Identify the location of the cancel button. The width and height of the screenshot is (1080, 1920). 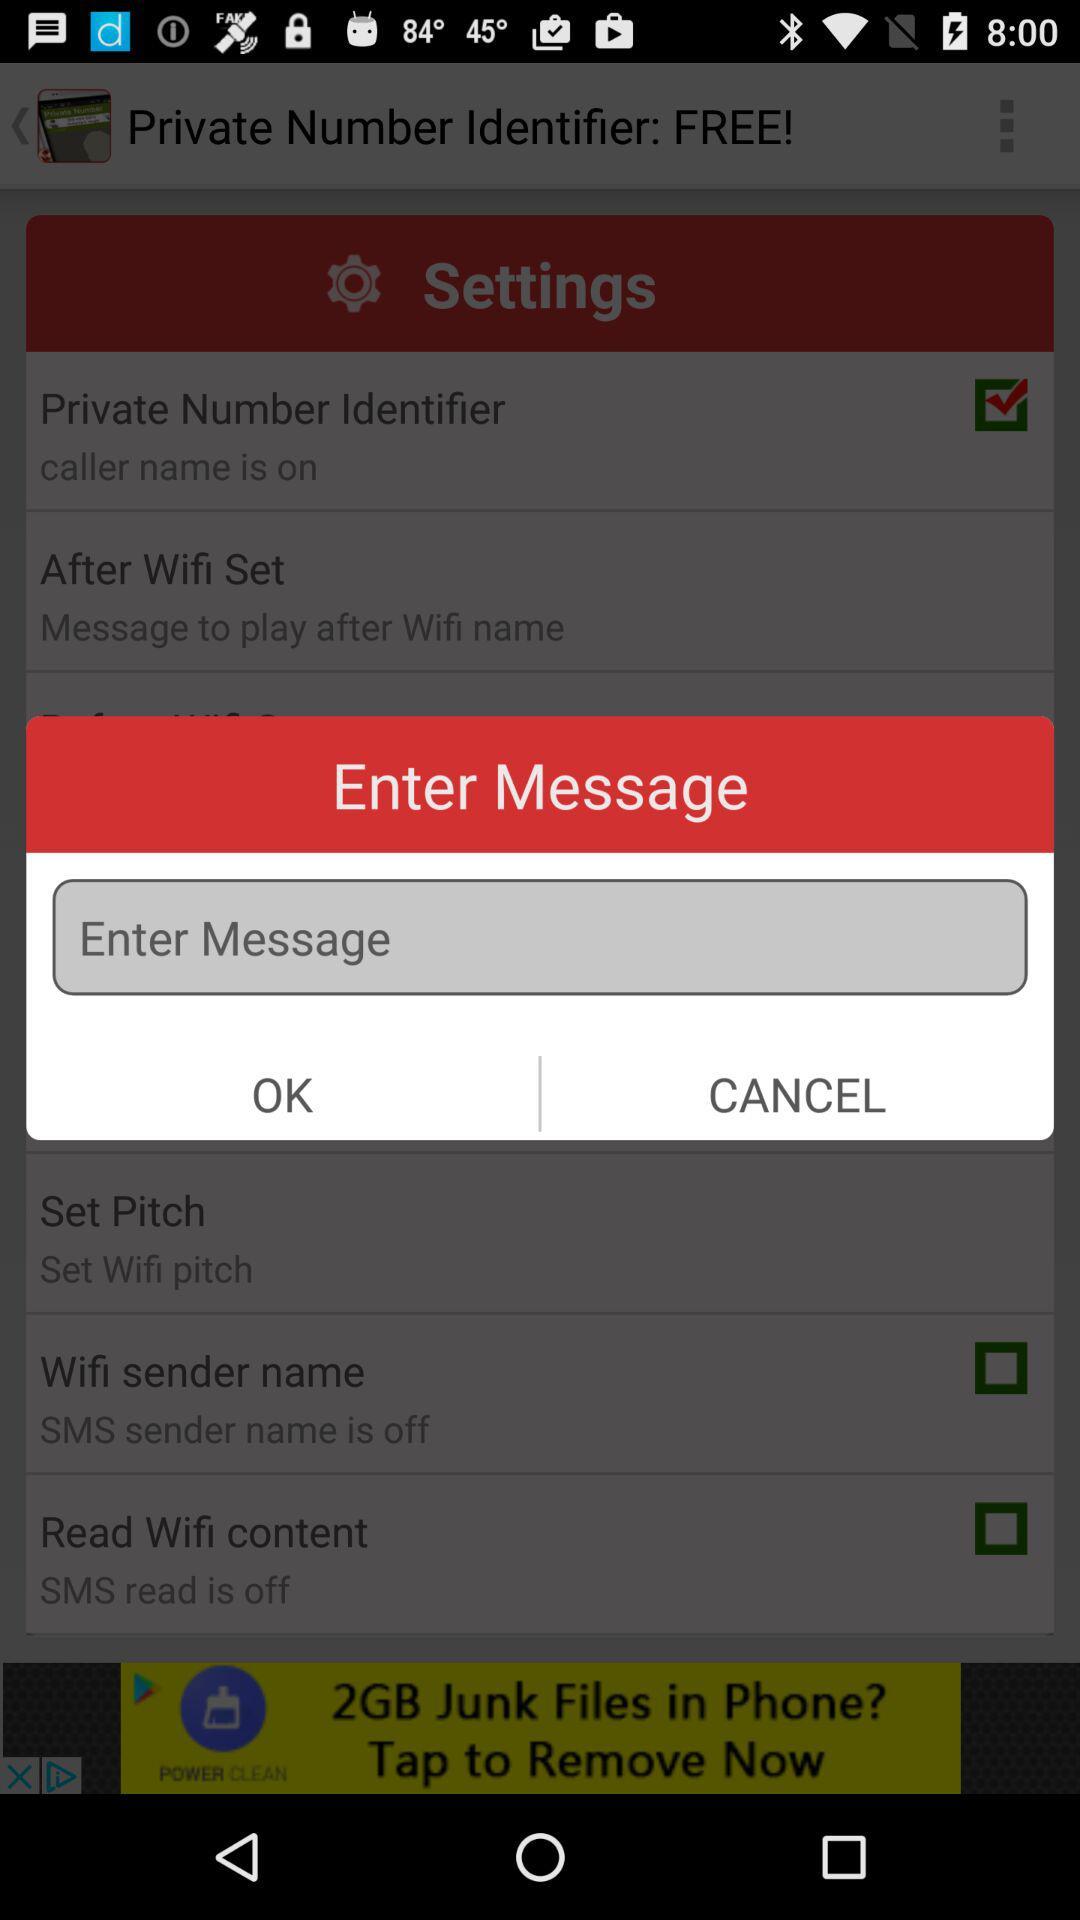
(796, 1092).